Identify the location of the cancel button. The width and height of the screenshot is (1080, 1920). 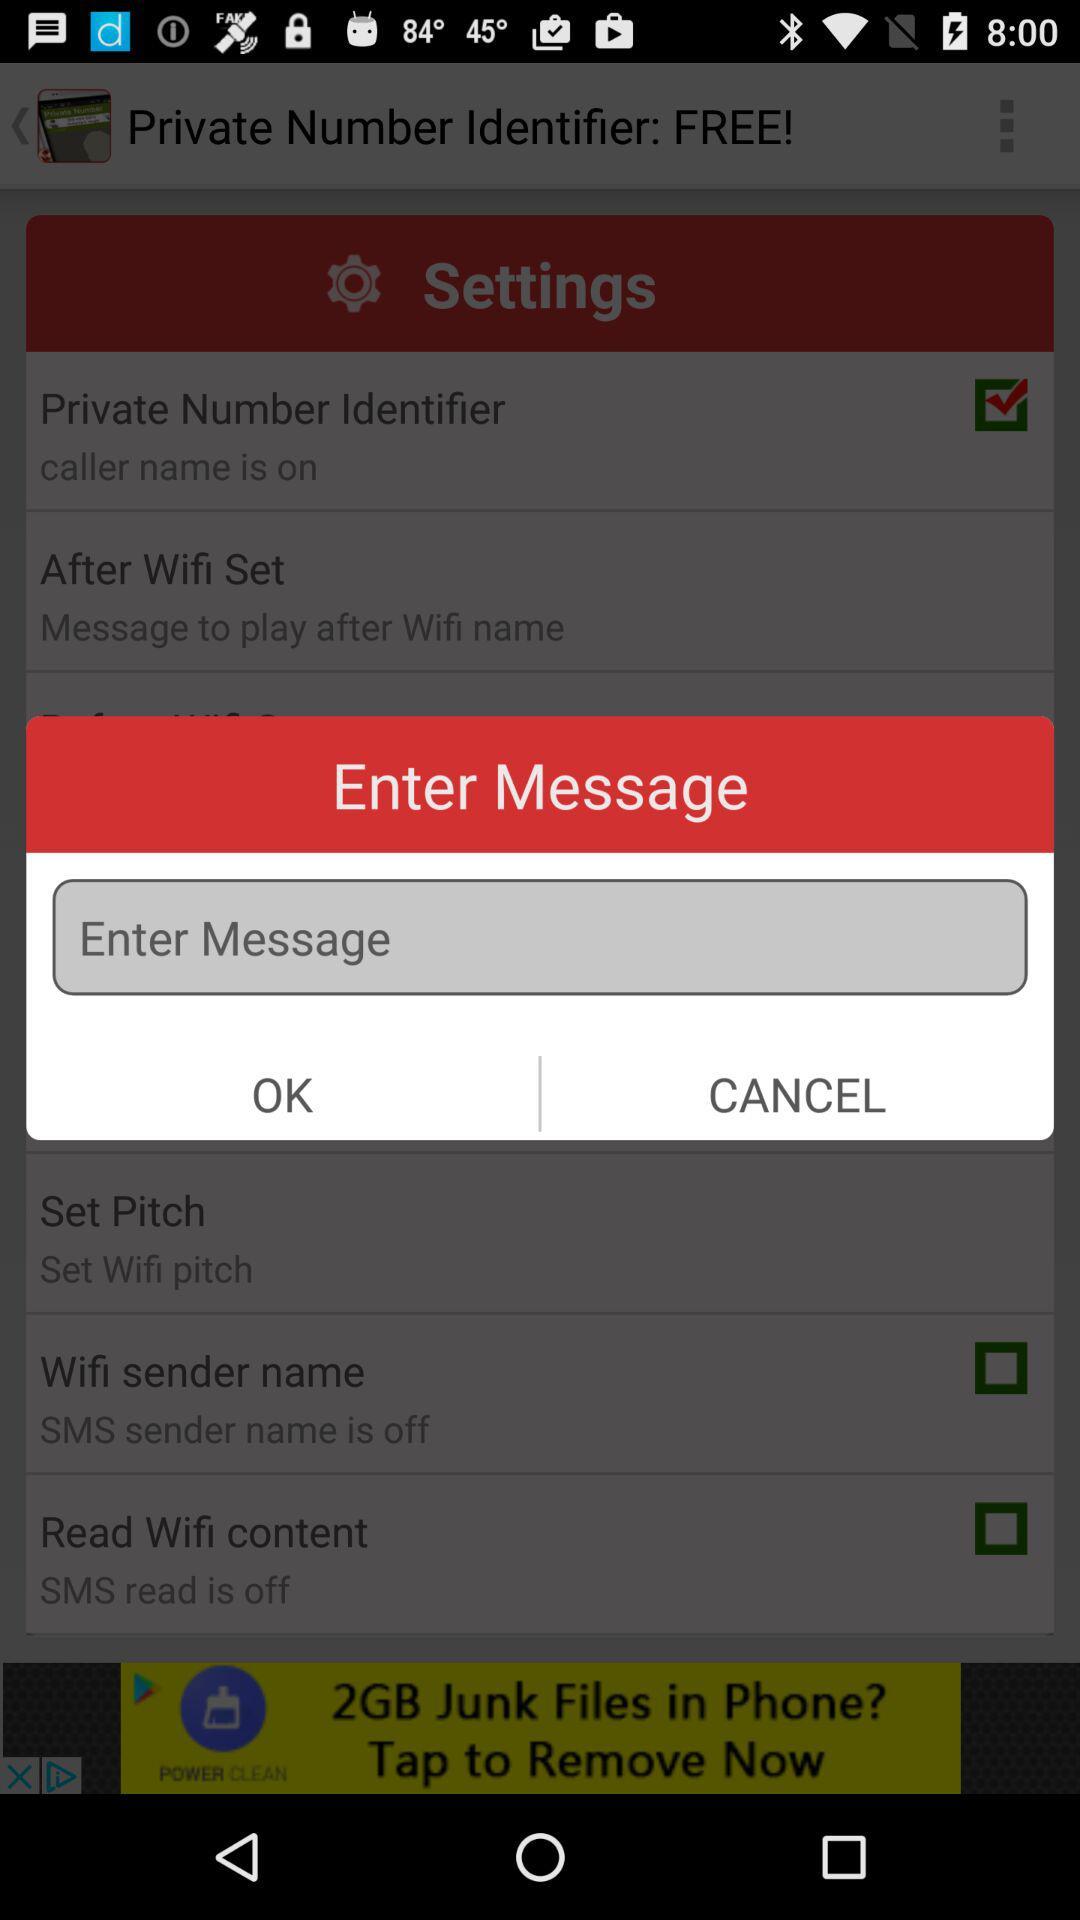
(796, 1092).